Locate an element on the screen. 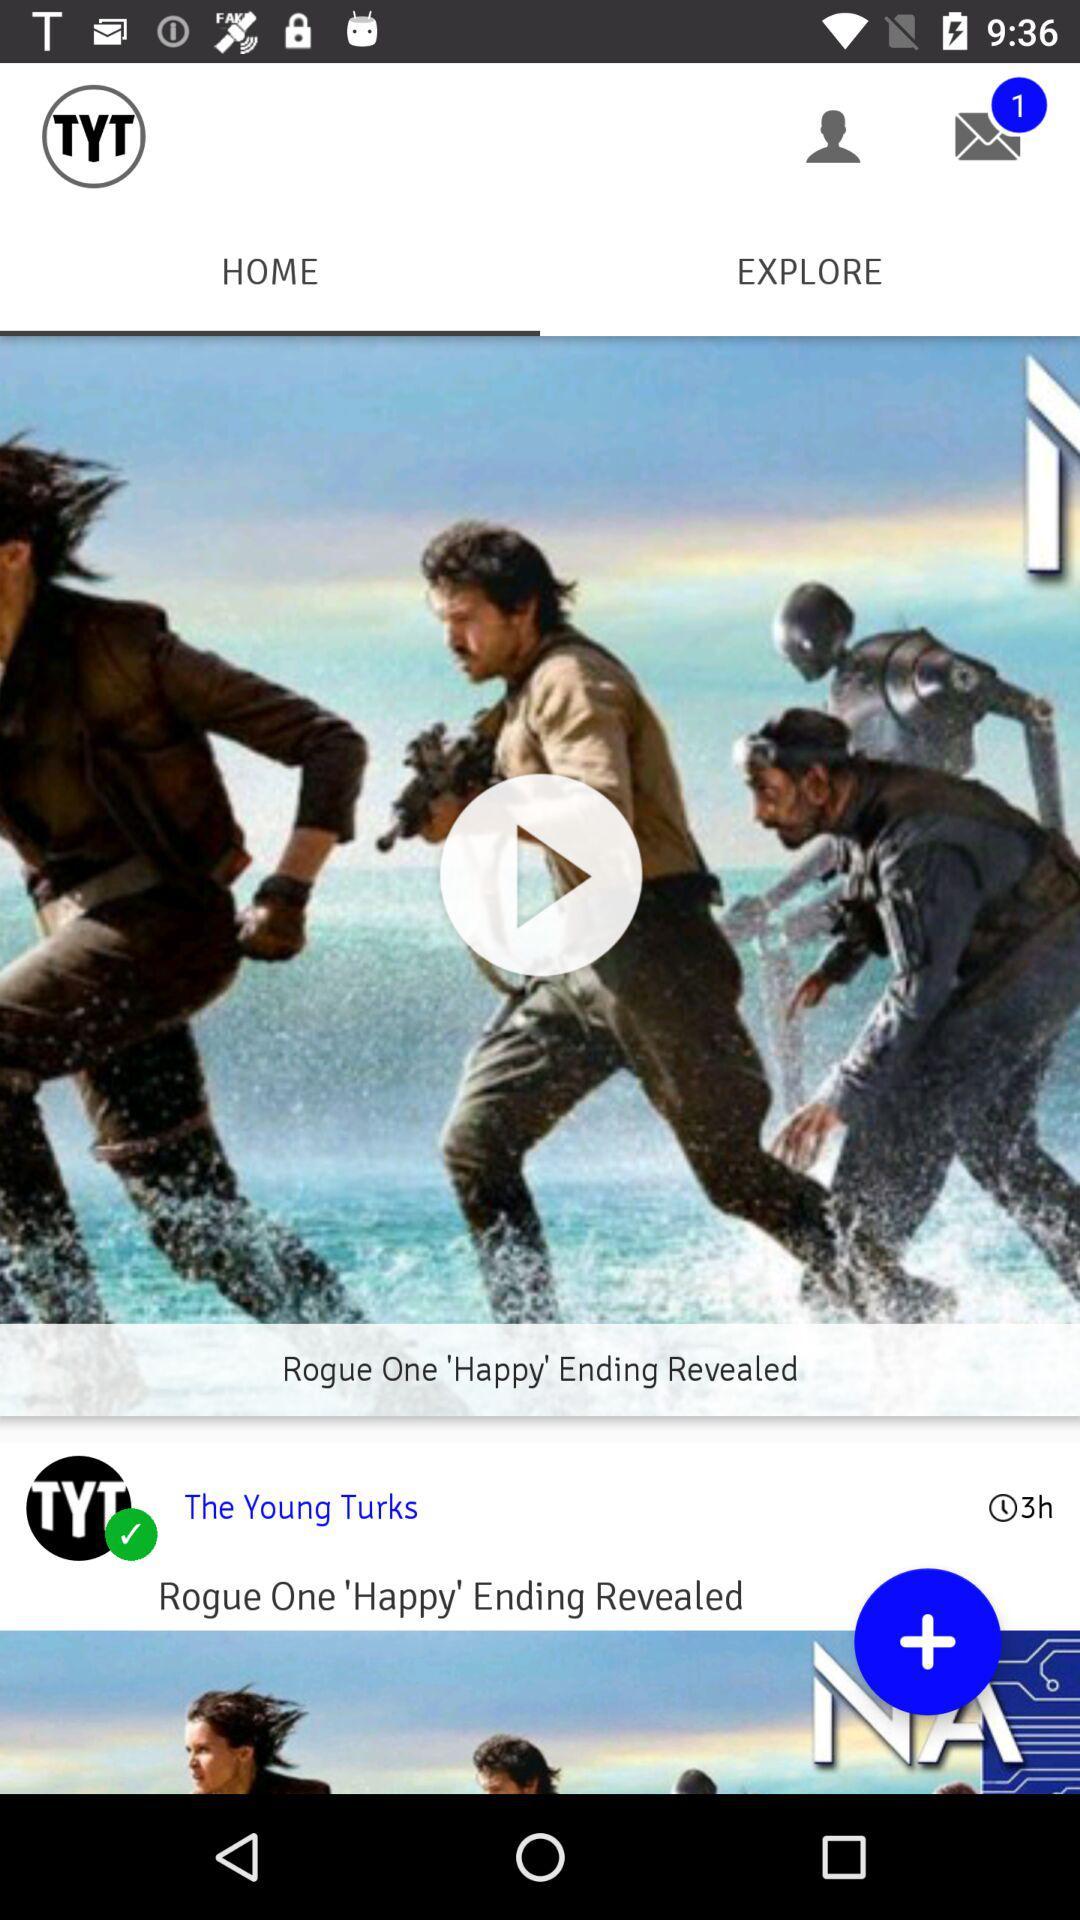  link to homepage is located at coordinates (77, 1508).